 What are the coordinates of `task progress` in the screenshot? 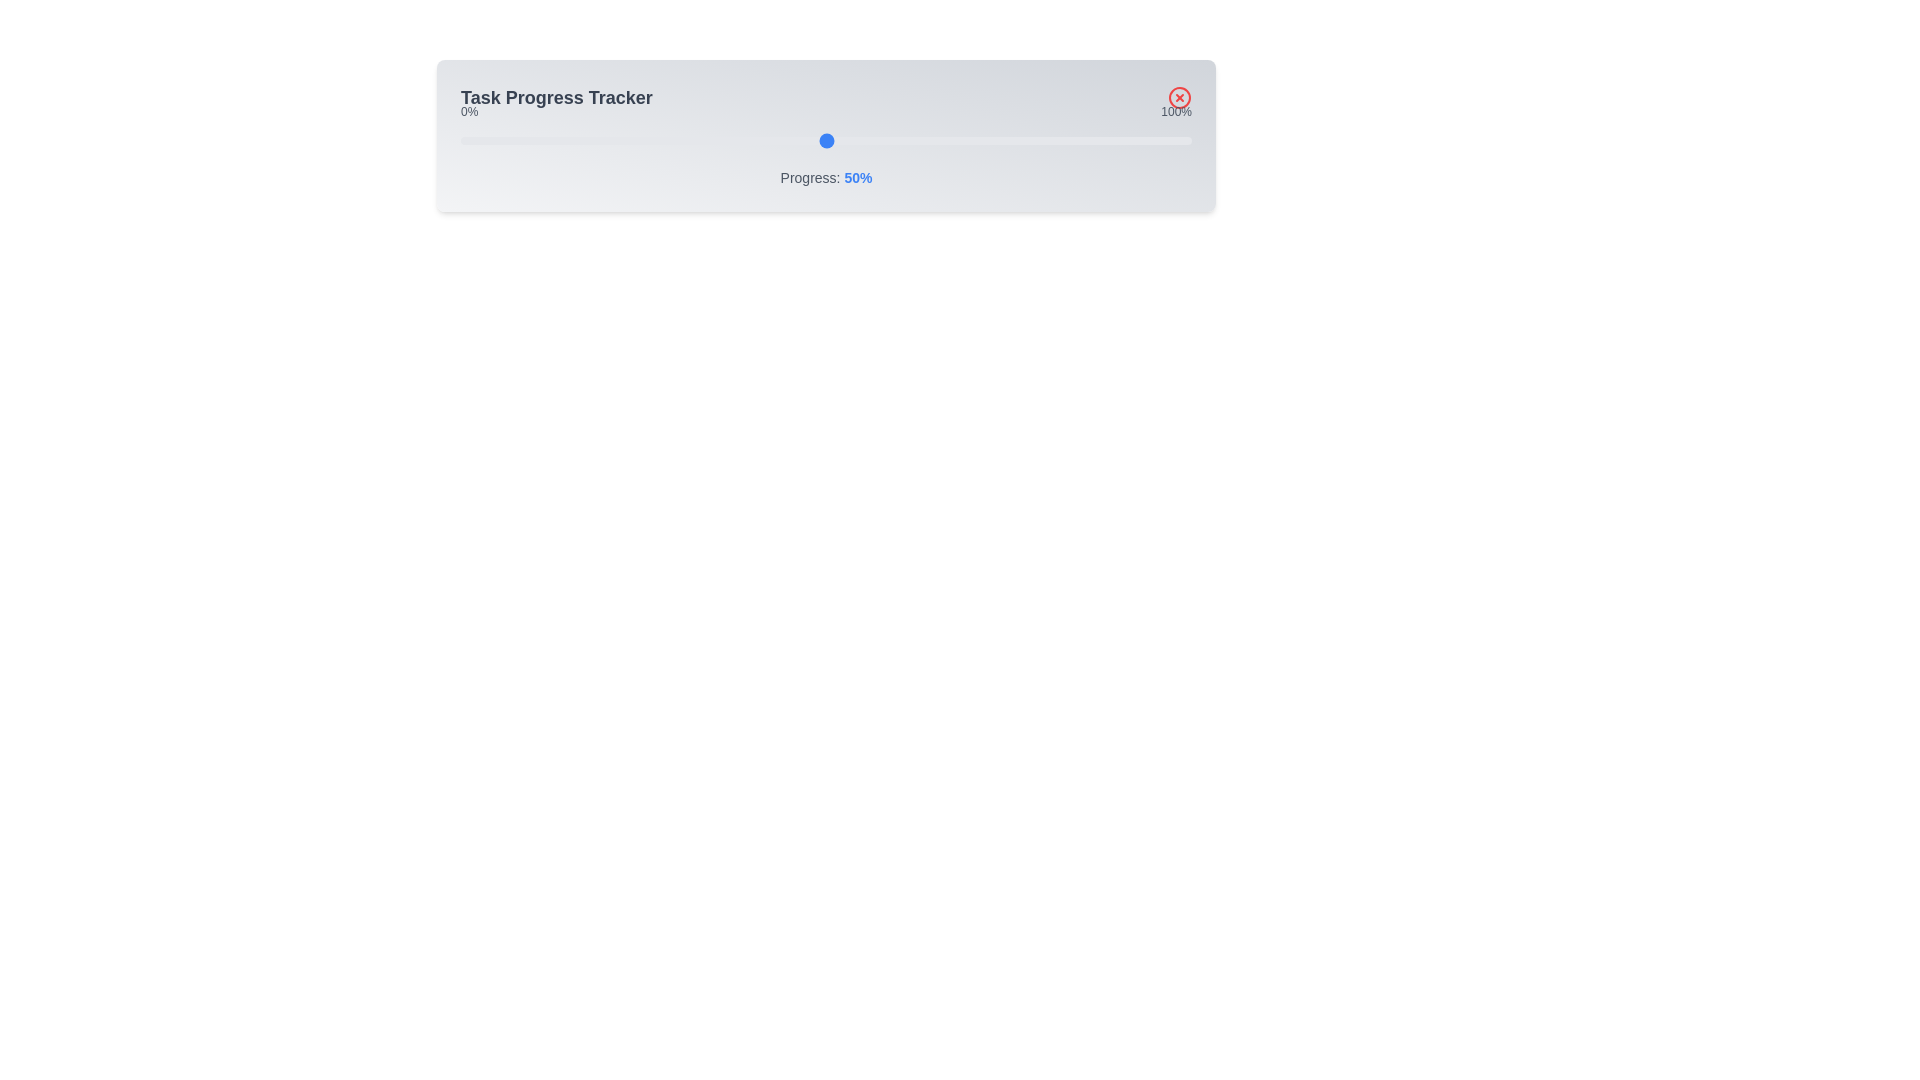 It's located at (613, 140).